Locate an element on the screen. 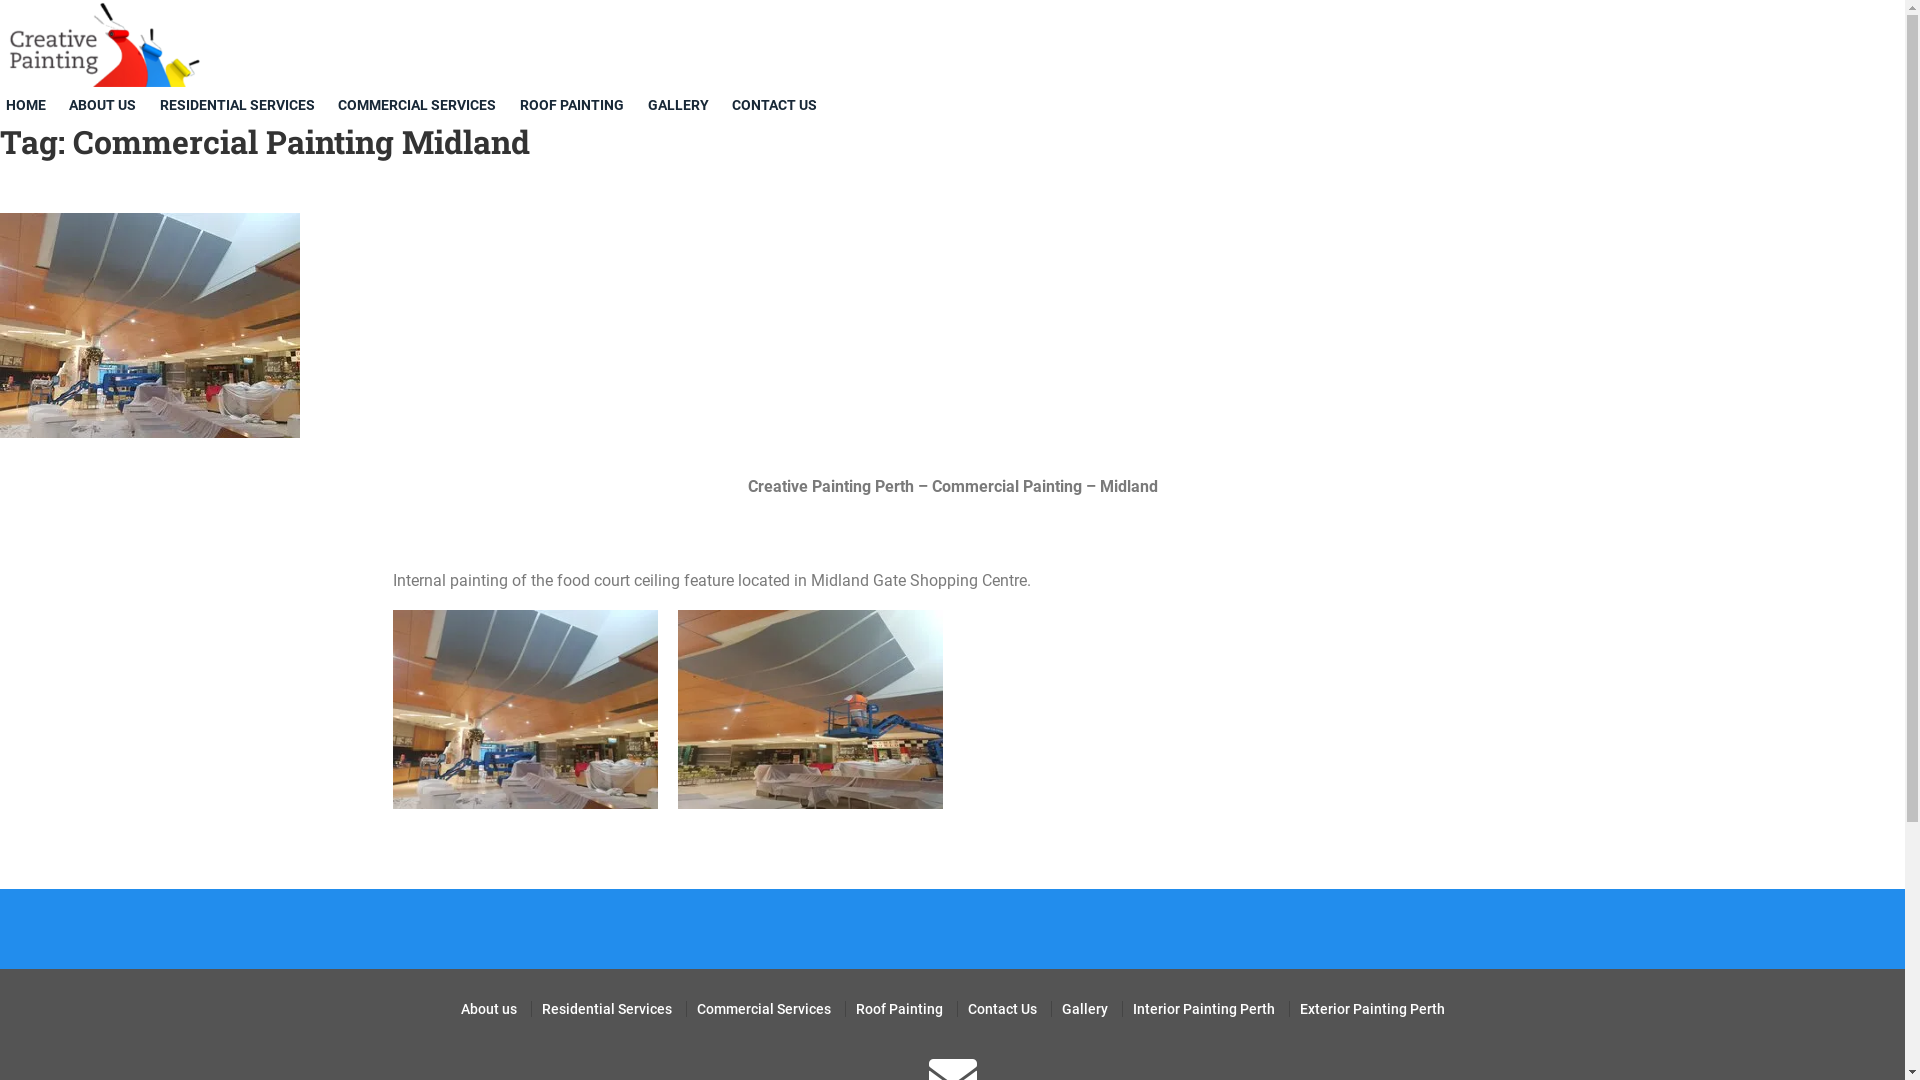  'GALLERY' is located at coordinates (682, 105).